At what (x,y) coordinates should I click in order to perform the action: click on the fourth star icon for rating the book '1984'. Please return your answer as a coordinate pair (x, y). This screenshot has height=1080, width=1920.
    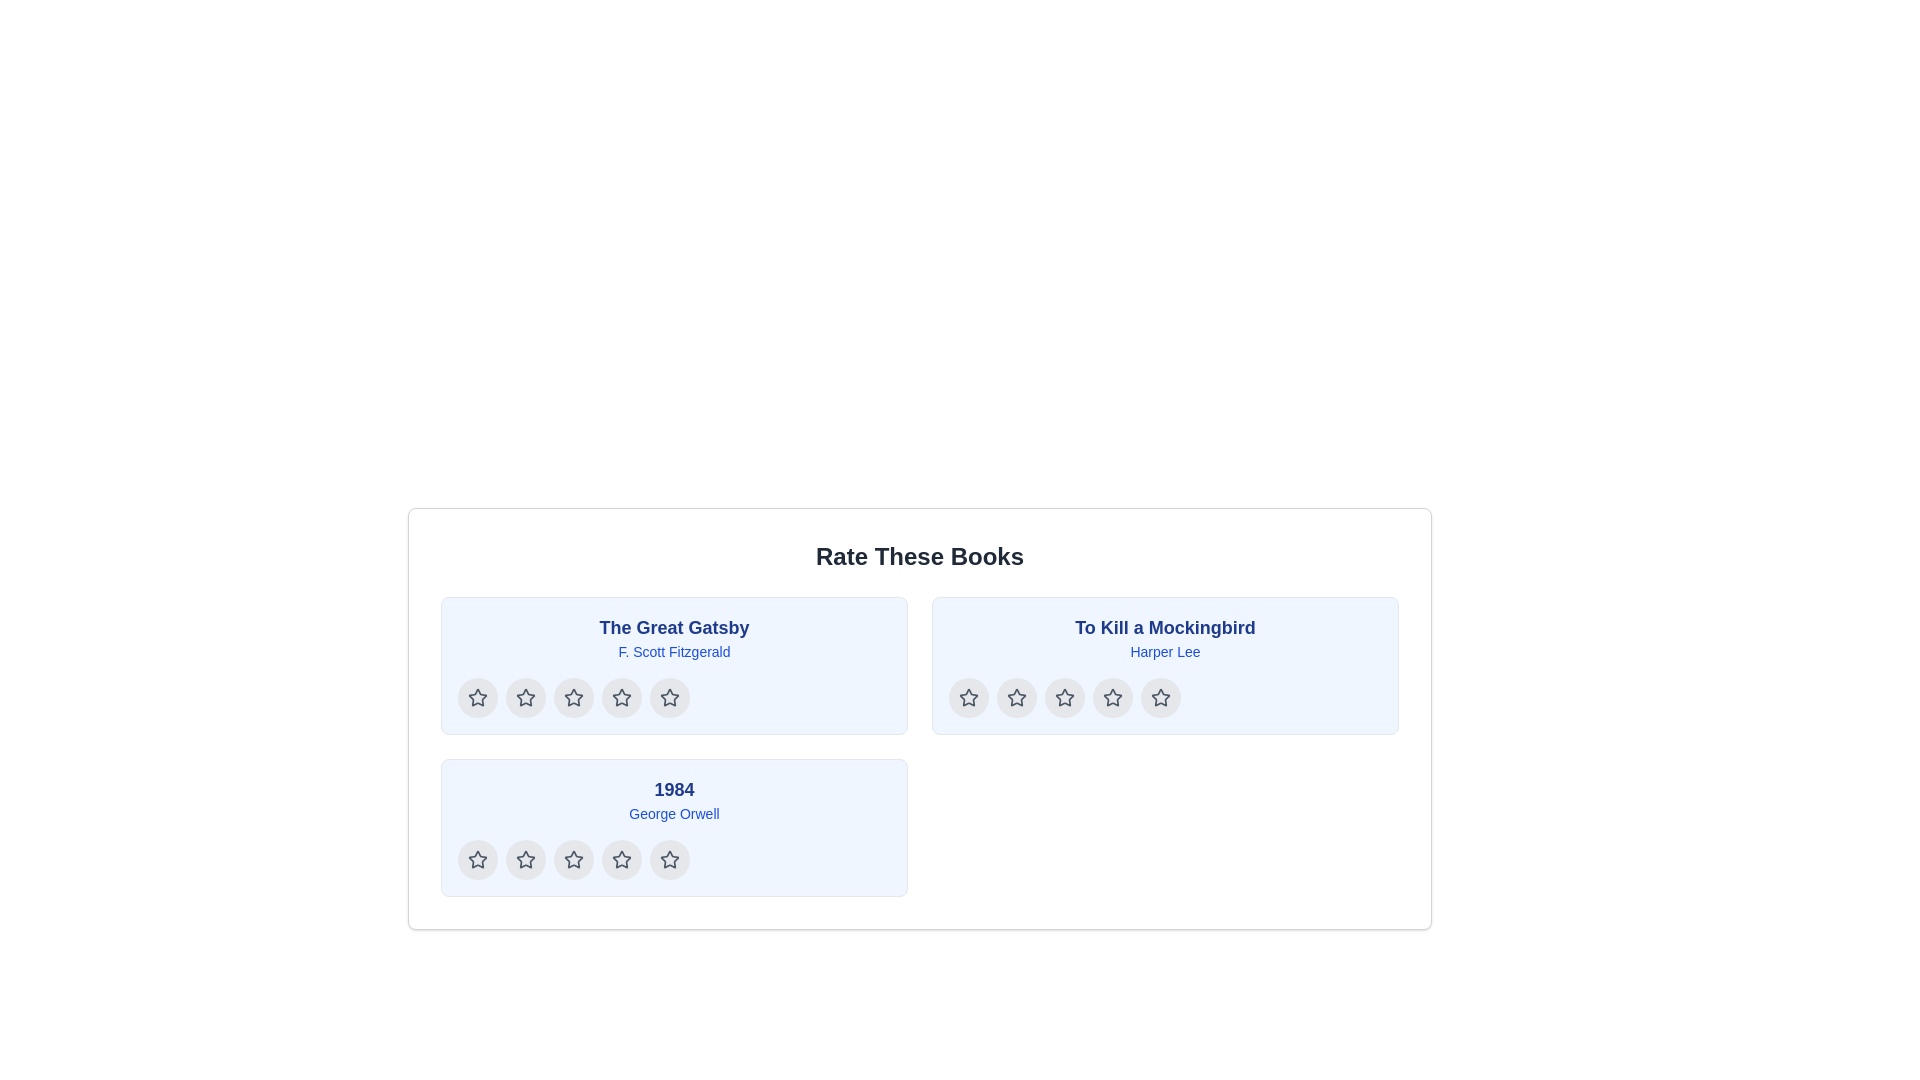
    Looking at the image, I should click on (621, 858).